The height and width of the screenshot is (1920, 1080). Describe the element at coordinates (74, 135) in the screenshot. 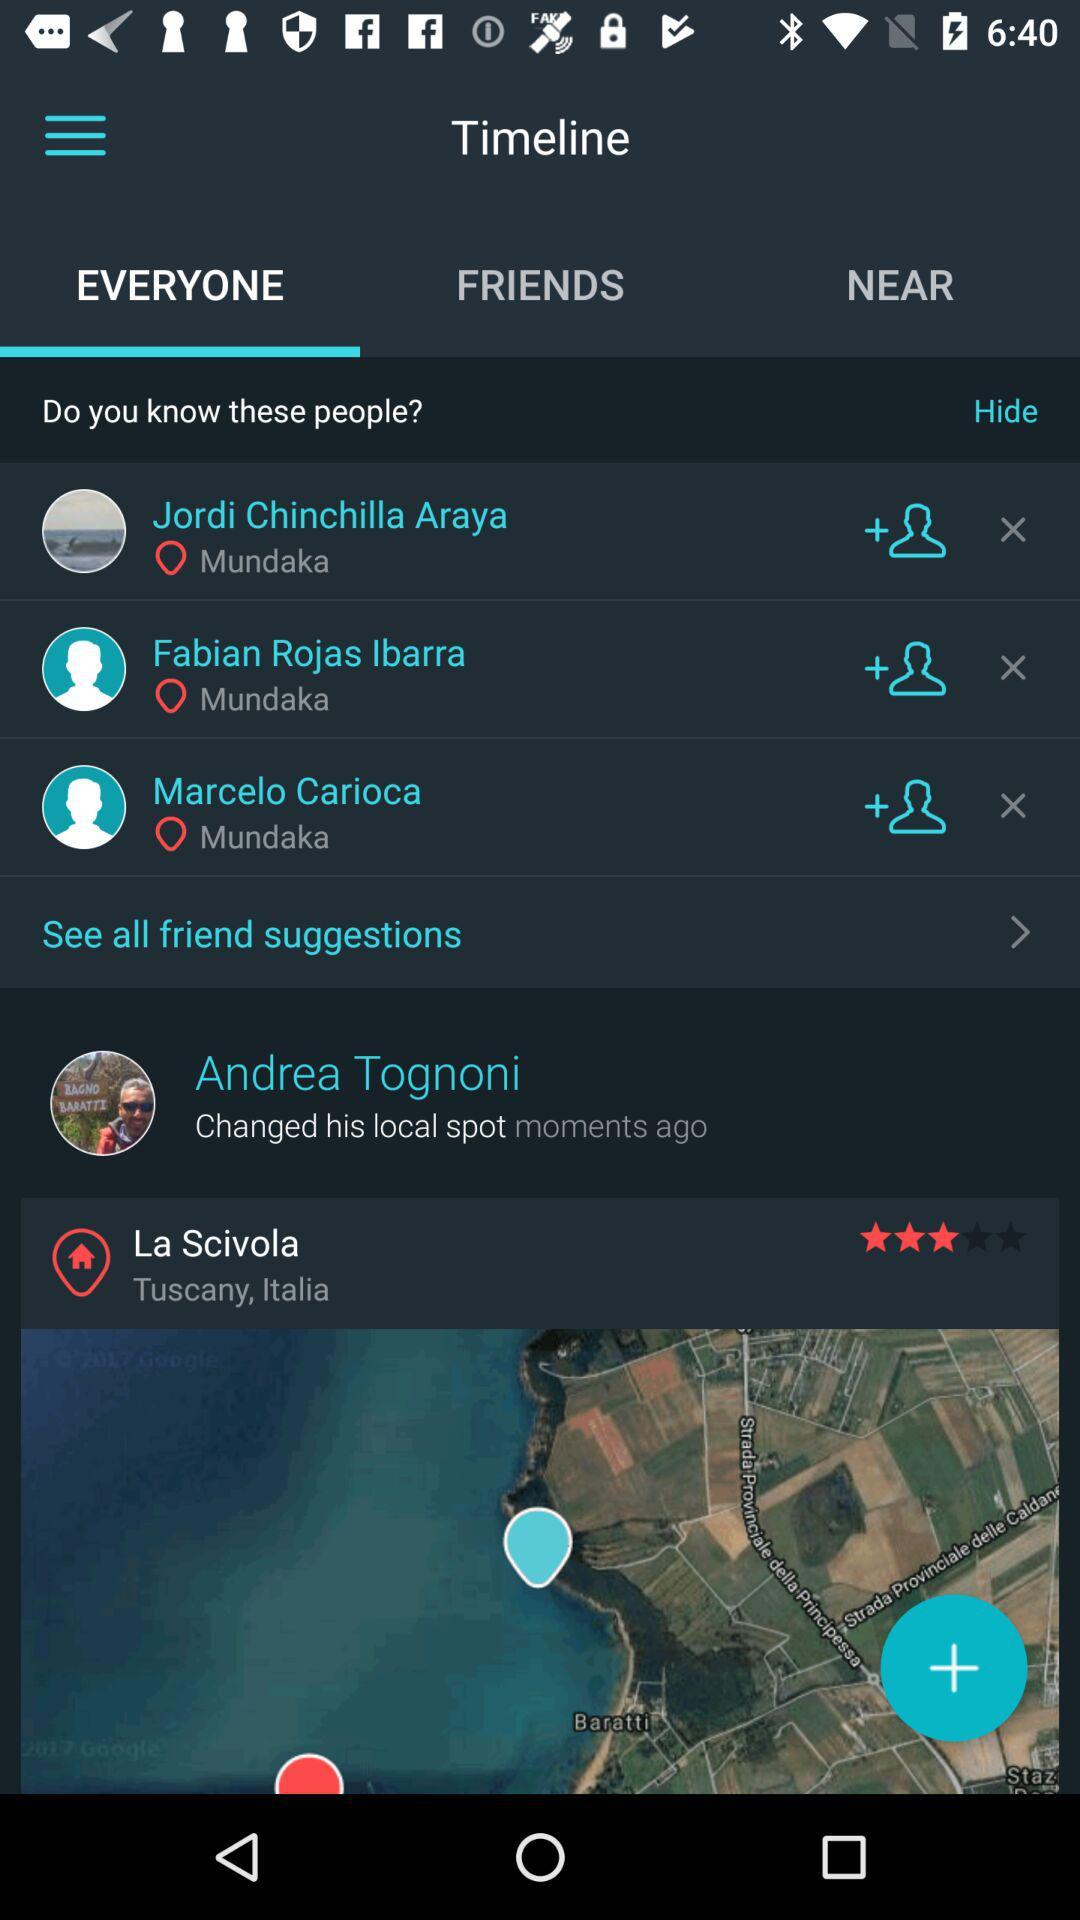

I see `open menu` at that location.